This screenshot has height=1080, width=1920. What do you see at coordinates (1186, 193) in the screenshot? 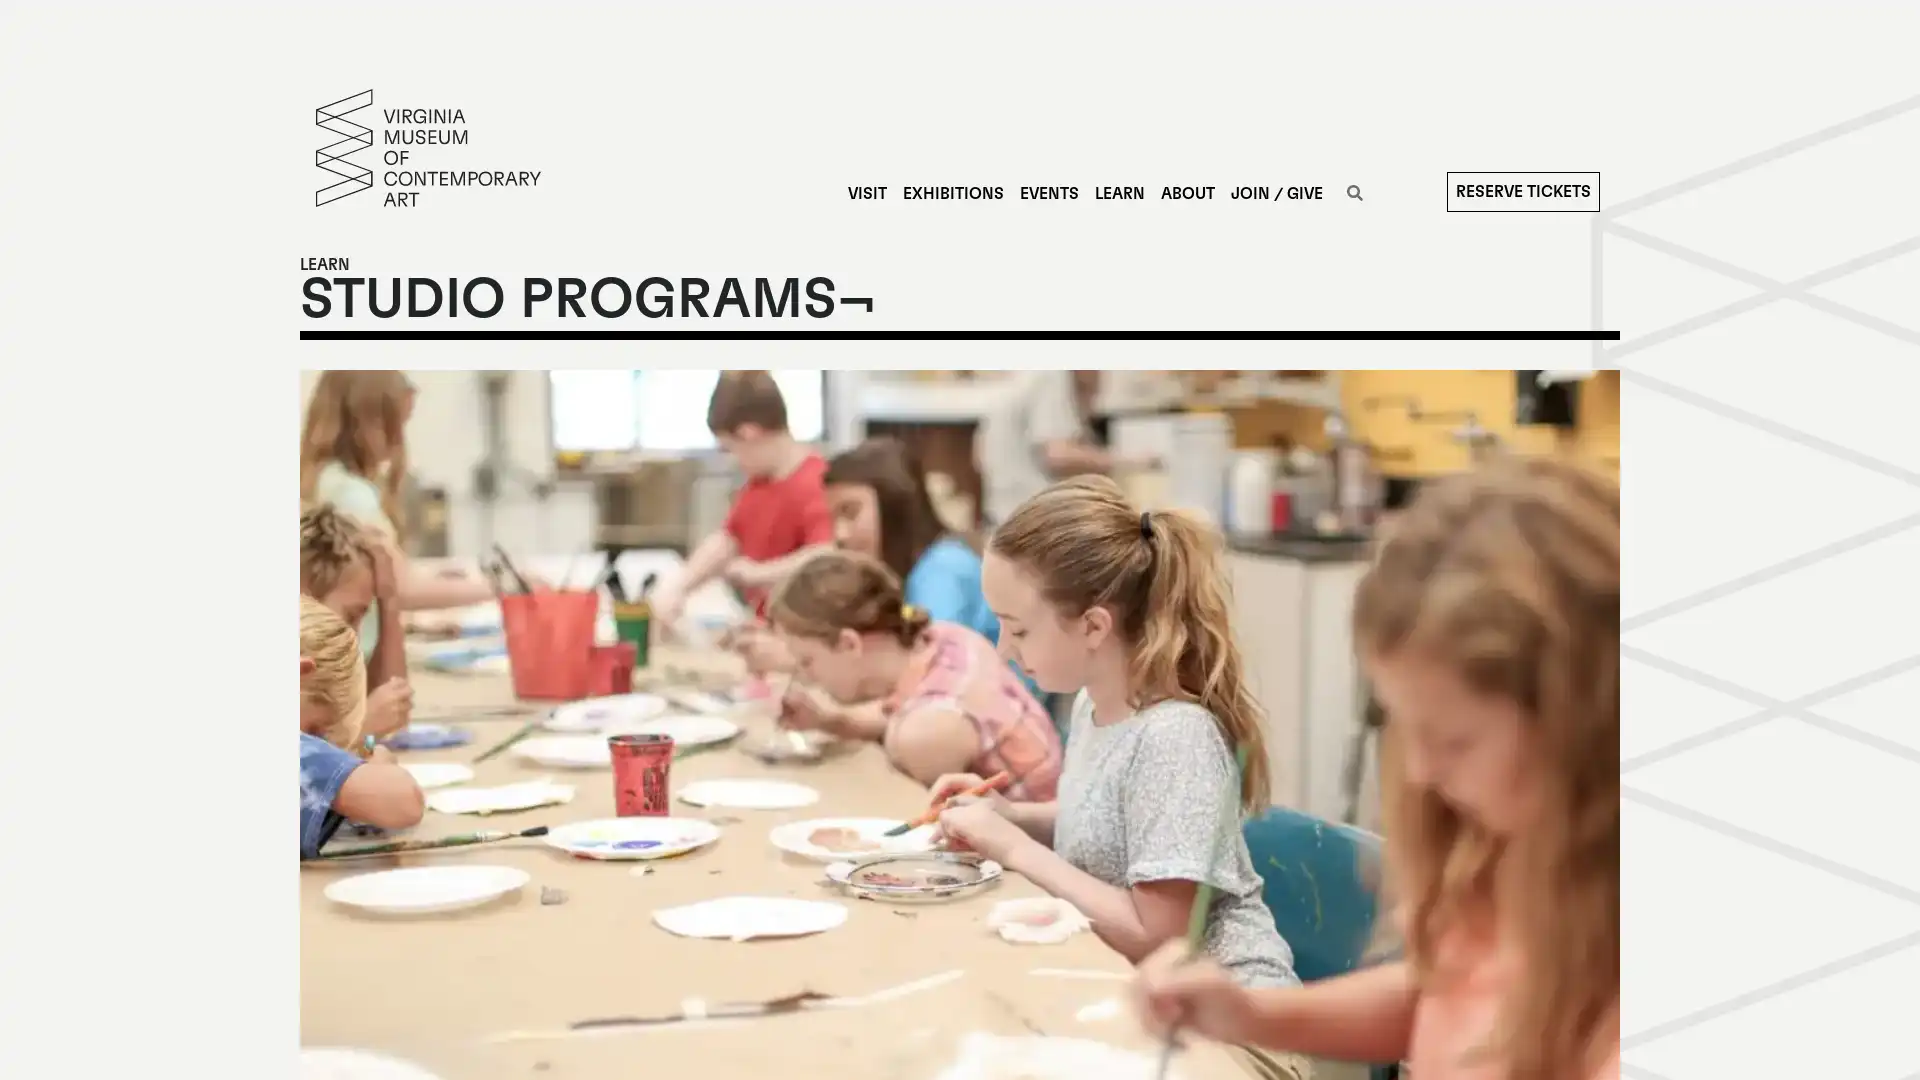
I see `ABOUT` at bounding box center [1186, 193].